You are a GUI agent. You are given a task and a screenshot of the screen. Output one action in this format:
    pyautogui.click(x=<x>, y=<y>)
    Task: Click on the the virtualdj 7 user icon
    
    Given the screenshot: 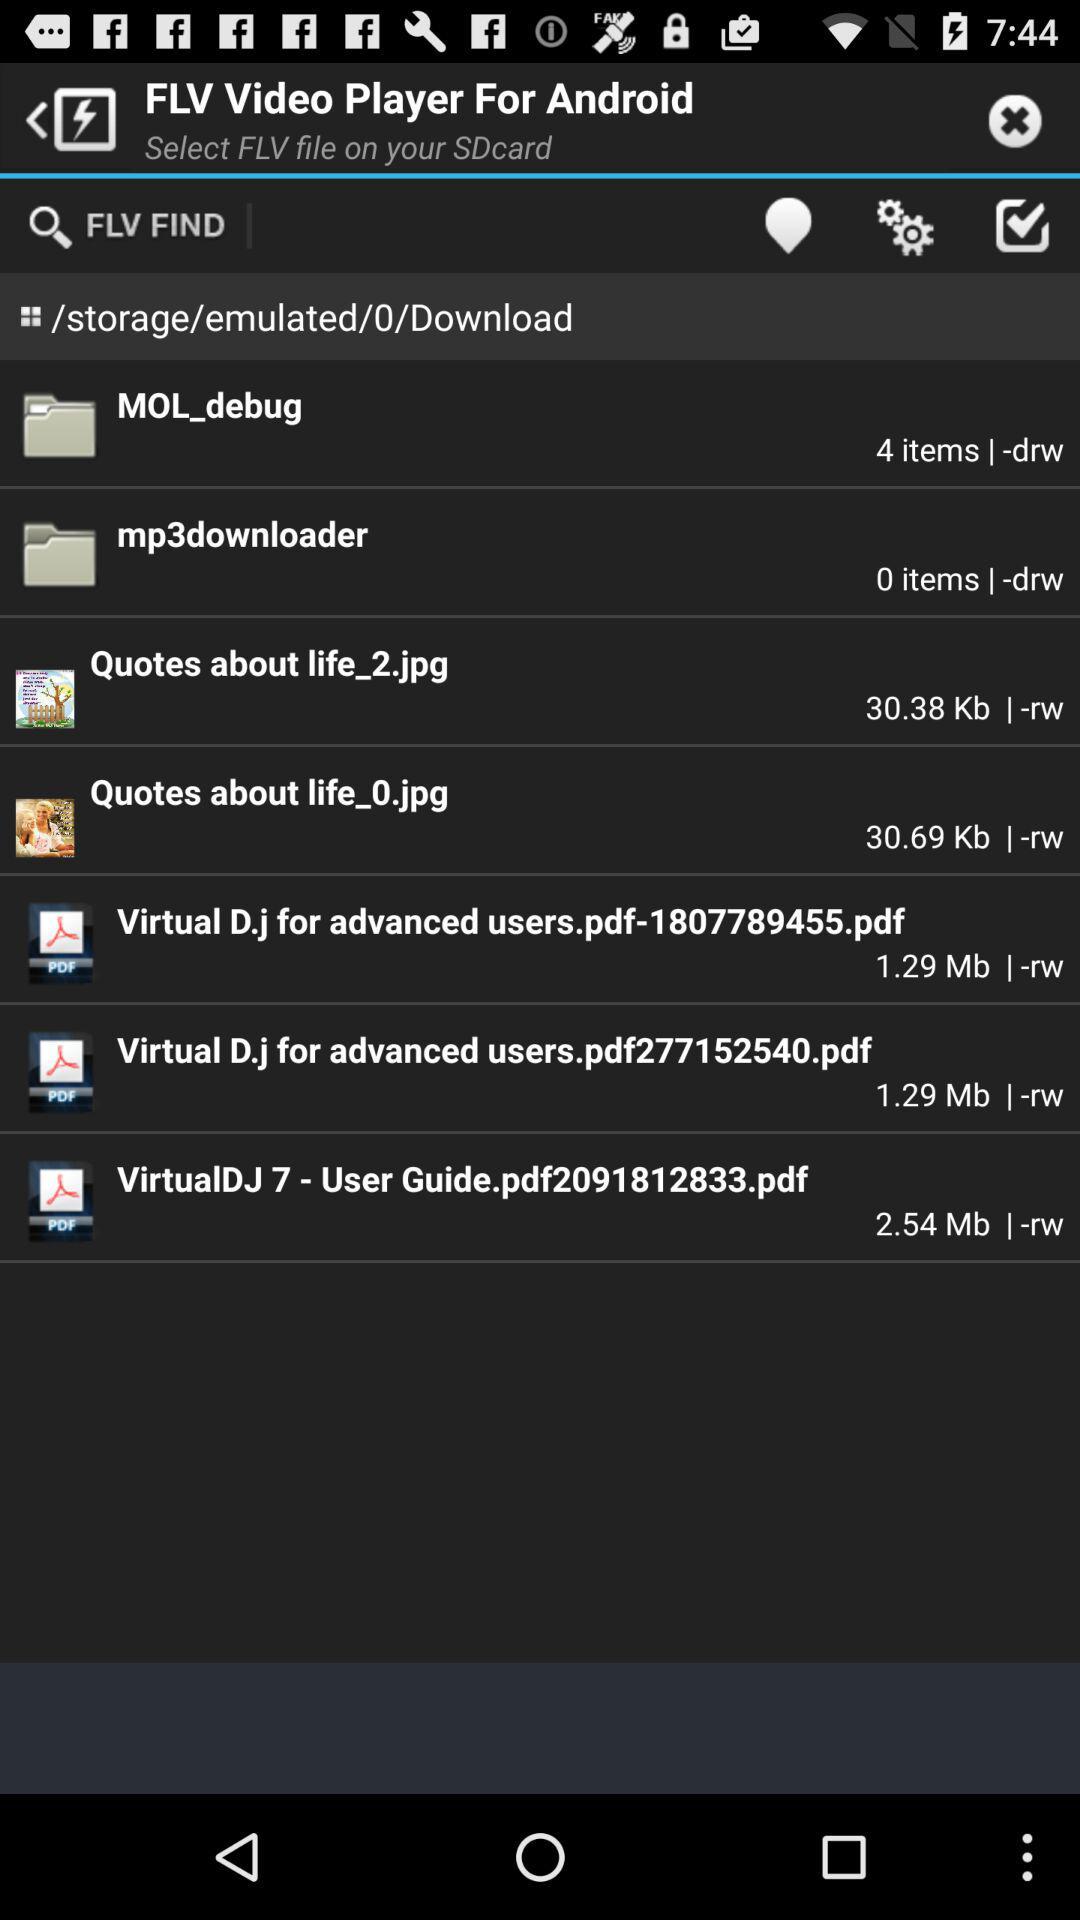 What is the action you would take?
    pyautogui.click(x=589, y=1178)
    